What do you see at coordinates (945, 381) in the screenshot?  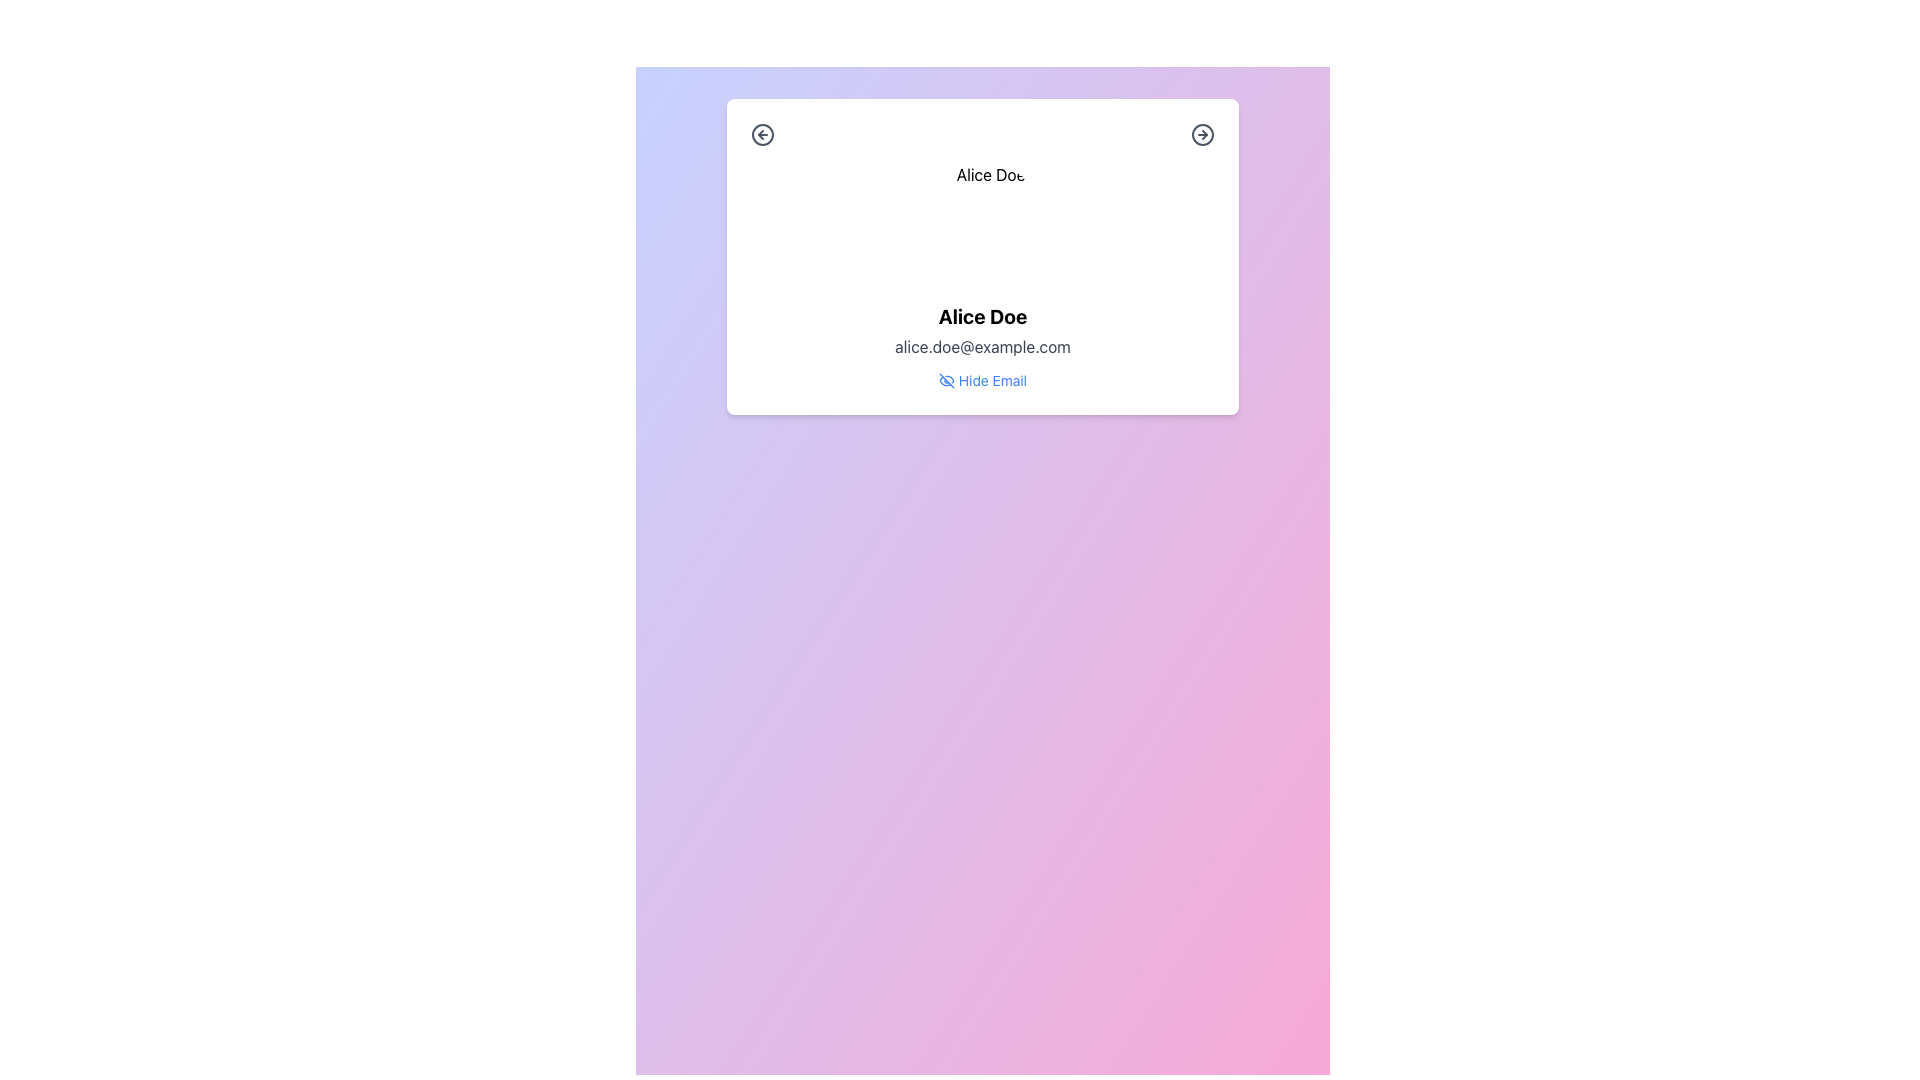 I see `the 'Hide Email' SVG icon located to the left of the text, which activates the functionality to hide the displayed email` at bounding box center [945, 381].